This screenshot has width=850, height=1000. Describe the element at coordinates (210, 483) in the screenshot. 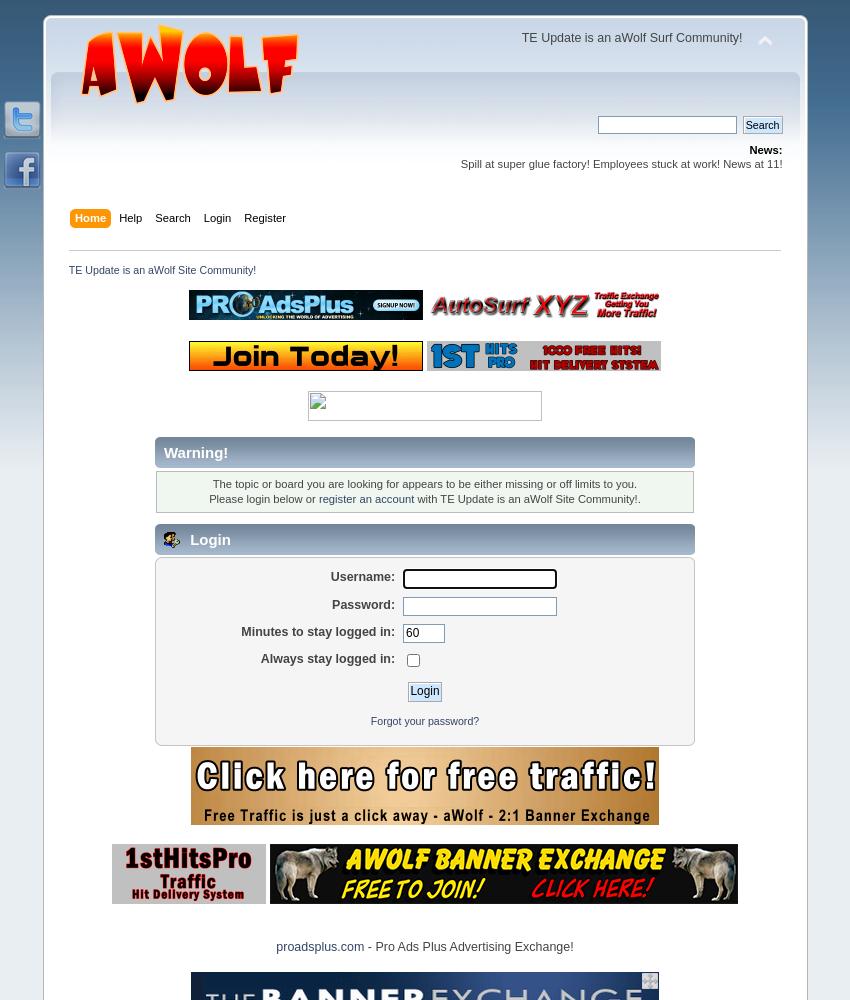

I see `'The topic or board you are looking for appears to be either missing or off limits to you.'` at that location.